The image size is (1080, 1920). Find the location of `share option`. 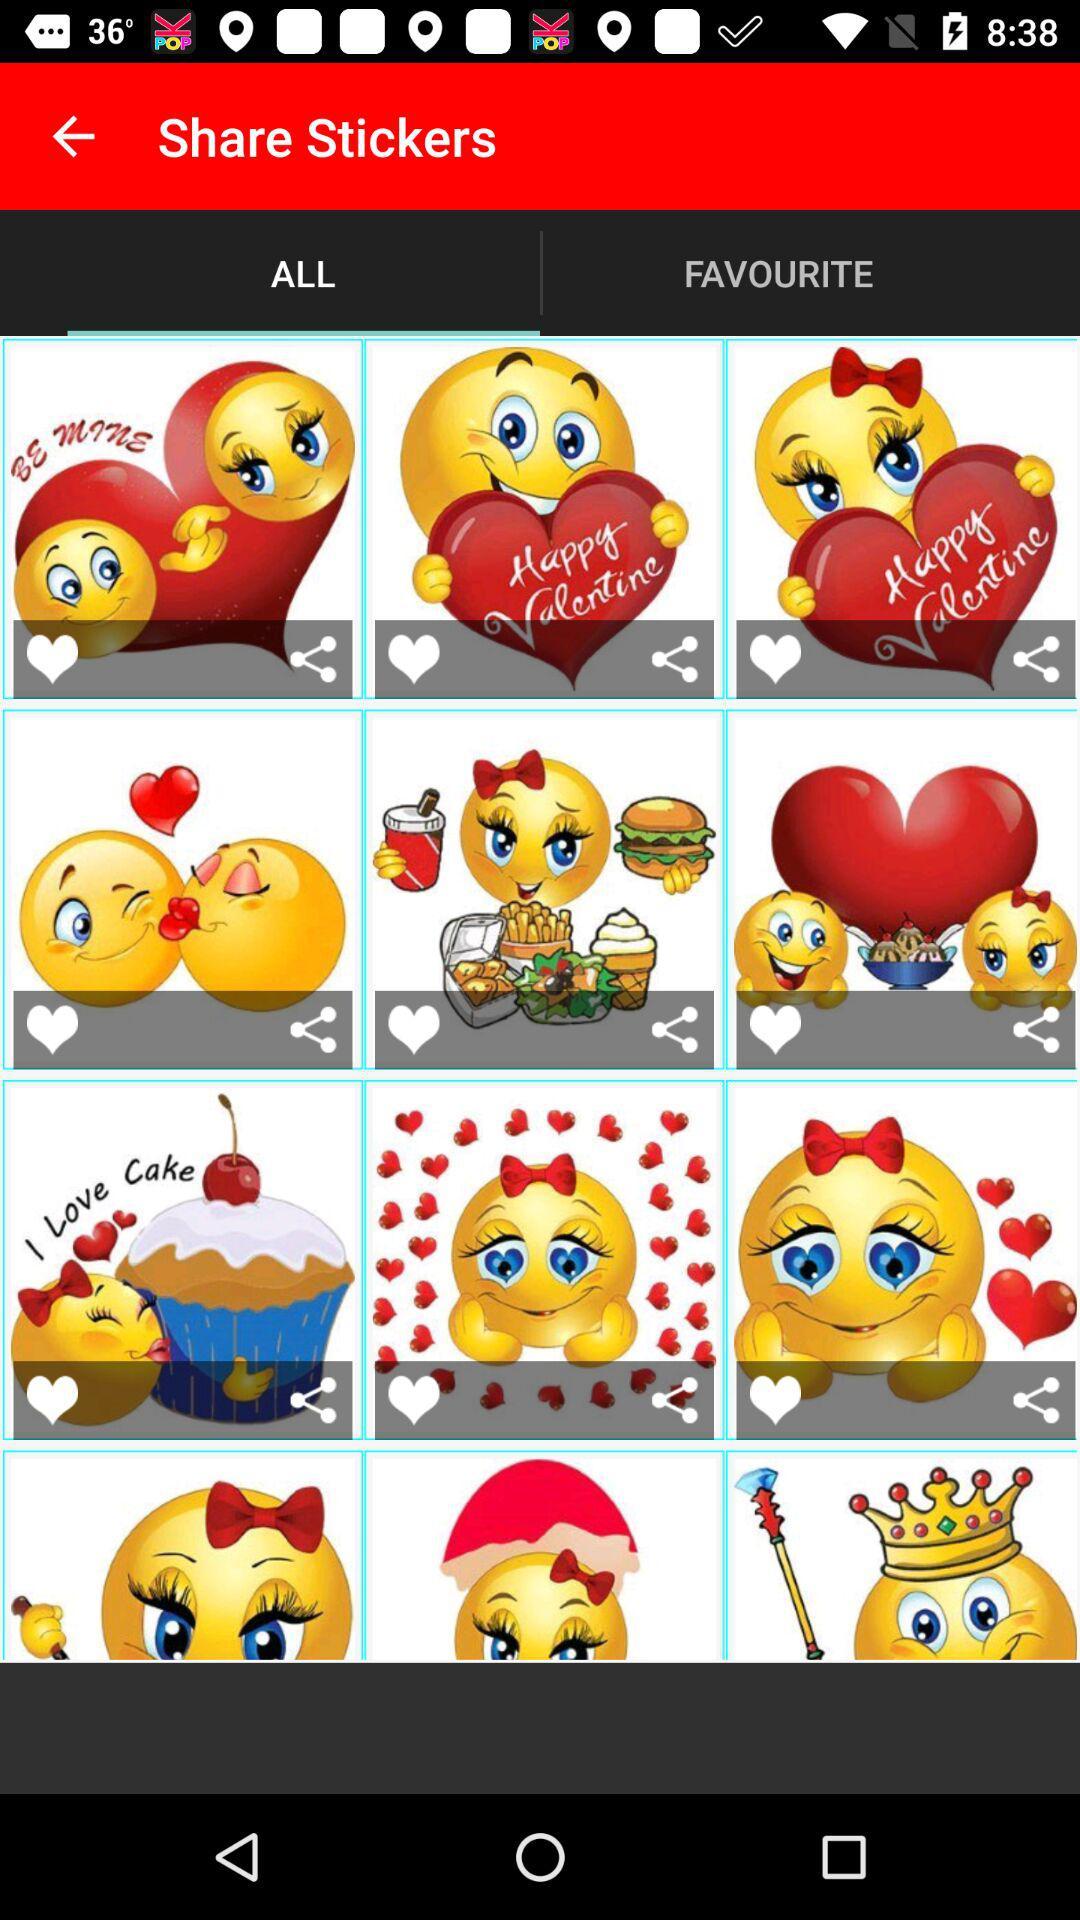

share option is located at coordinates (675, 659).